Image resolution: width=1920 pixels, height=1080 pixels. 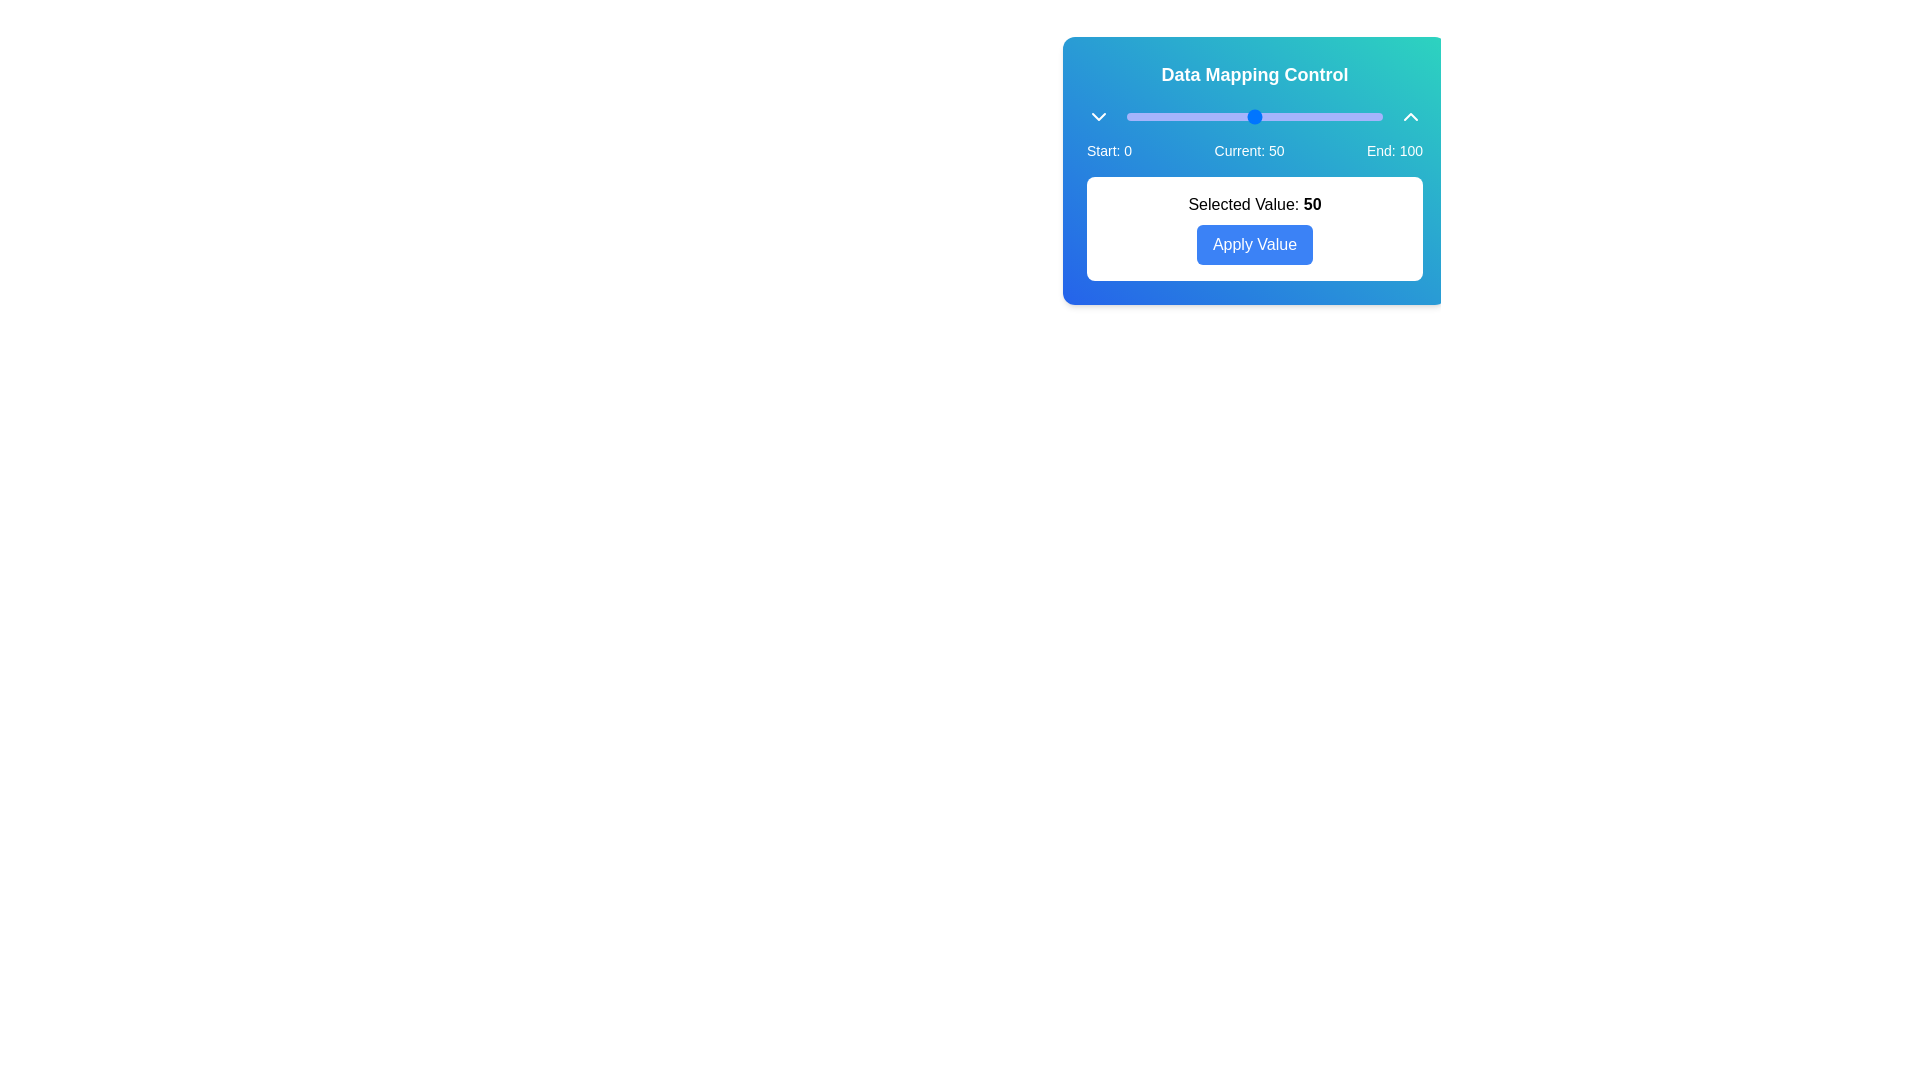 What do you see at coordinates (1393, 149) in the screenshot?
I see `the static text label indicating the end point of the range, which is set to '100', located near the upper-right corner of the component` at bounding box center [1393, 149].